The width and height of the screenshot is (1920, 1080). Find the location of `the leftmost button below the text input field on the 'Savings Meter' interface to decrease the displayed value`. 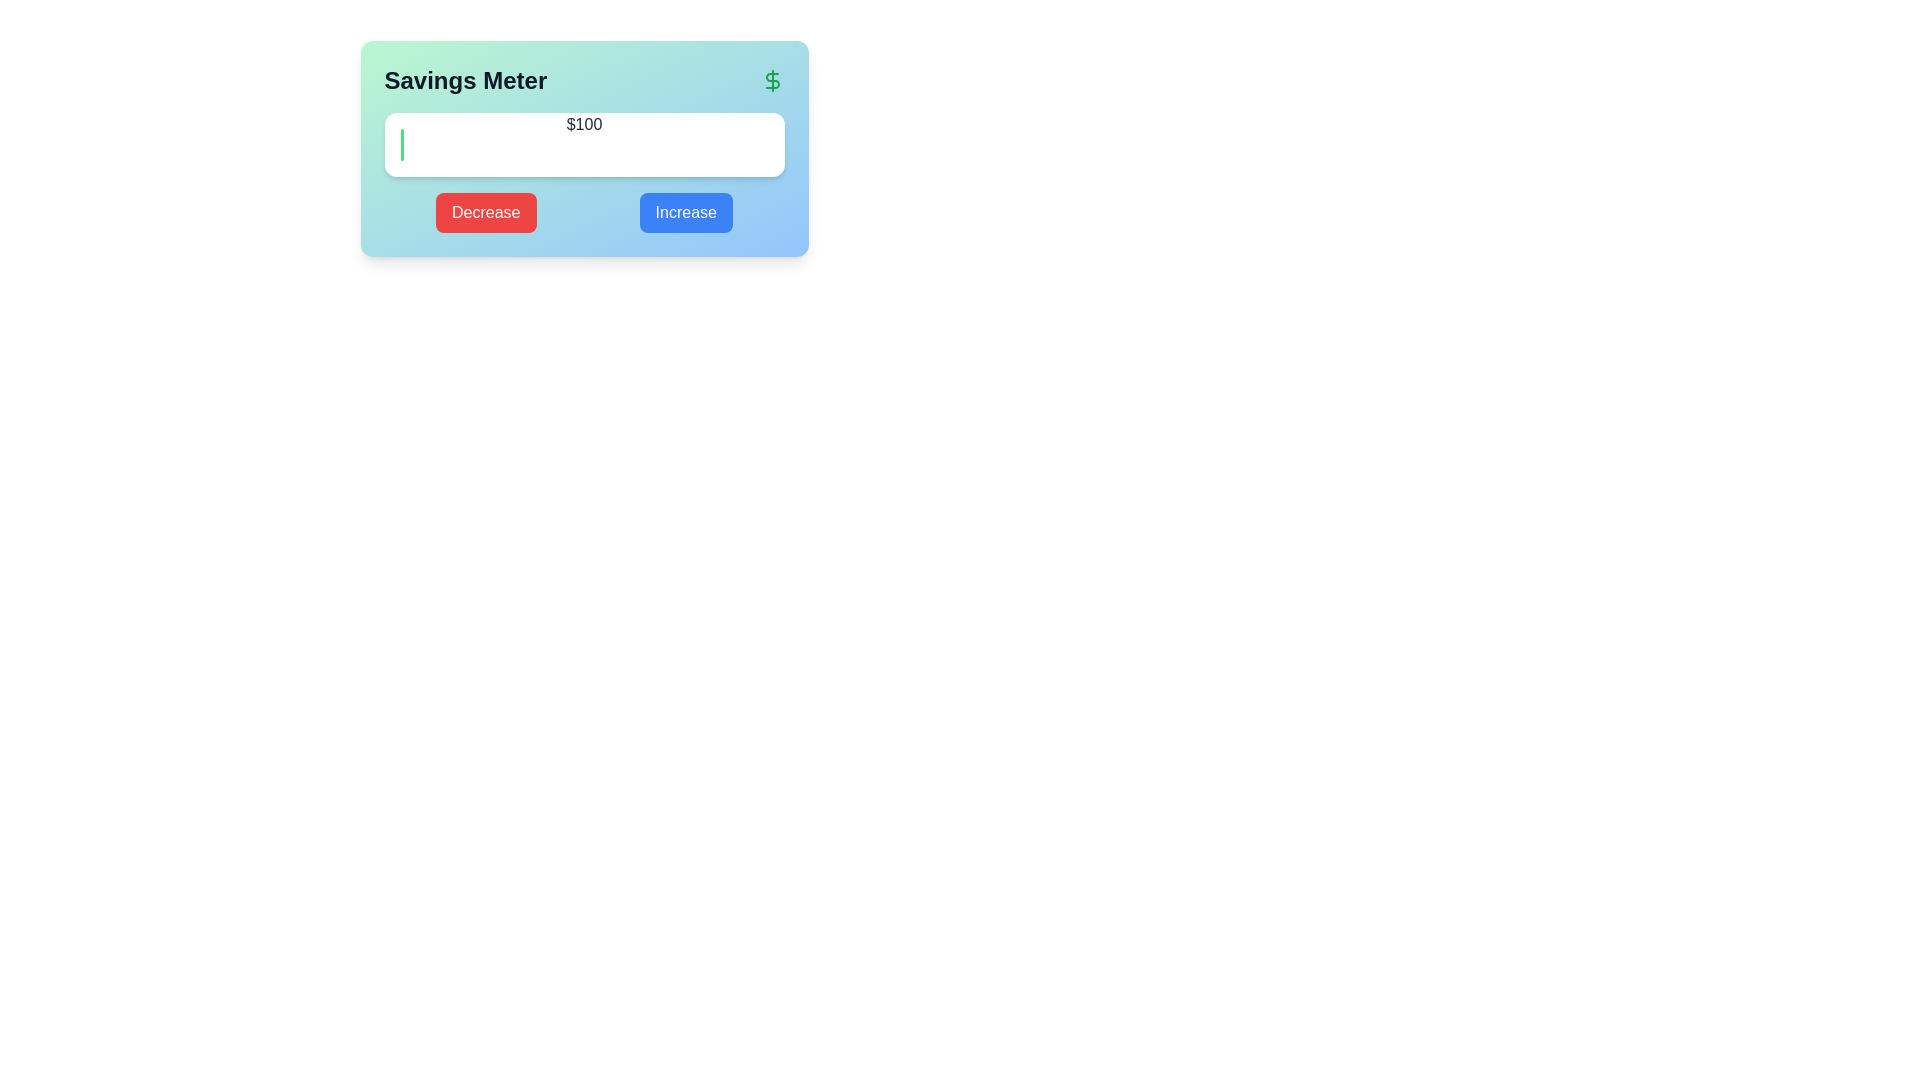

the leftmost button below the text input field on the 'Savings Meter' interface to decrease the displayed value is located at coordinates (486, 212).